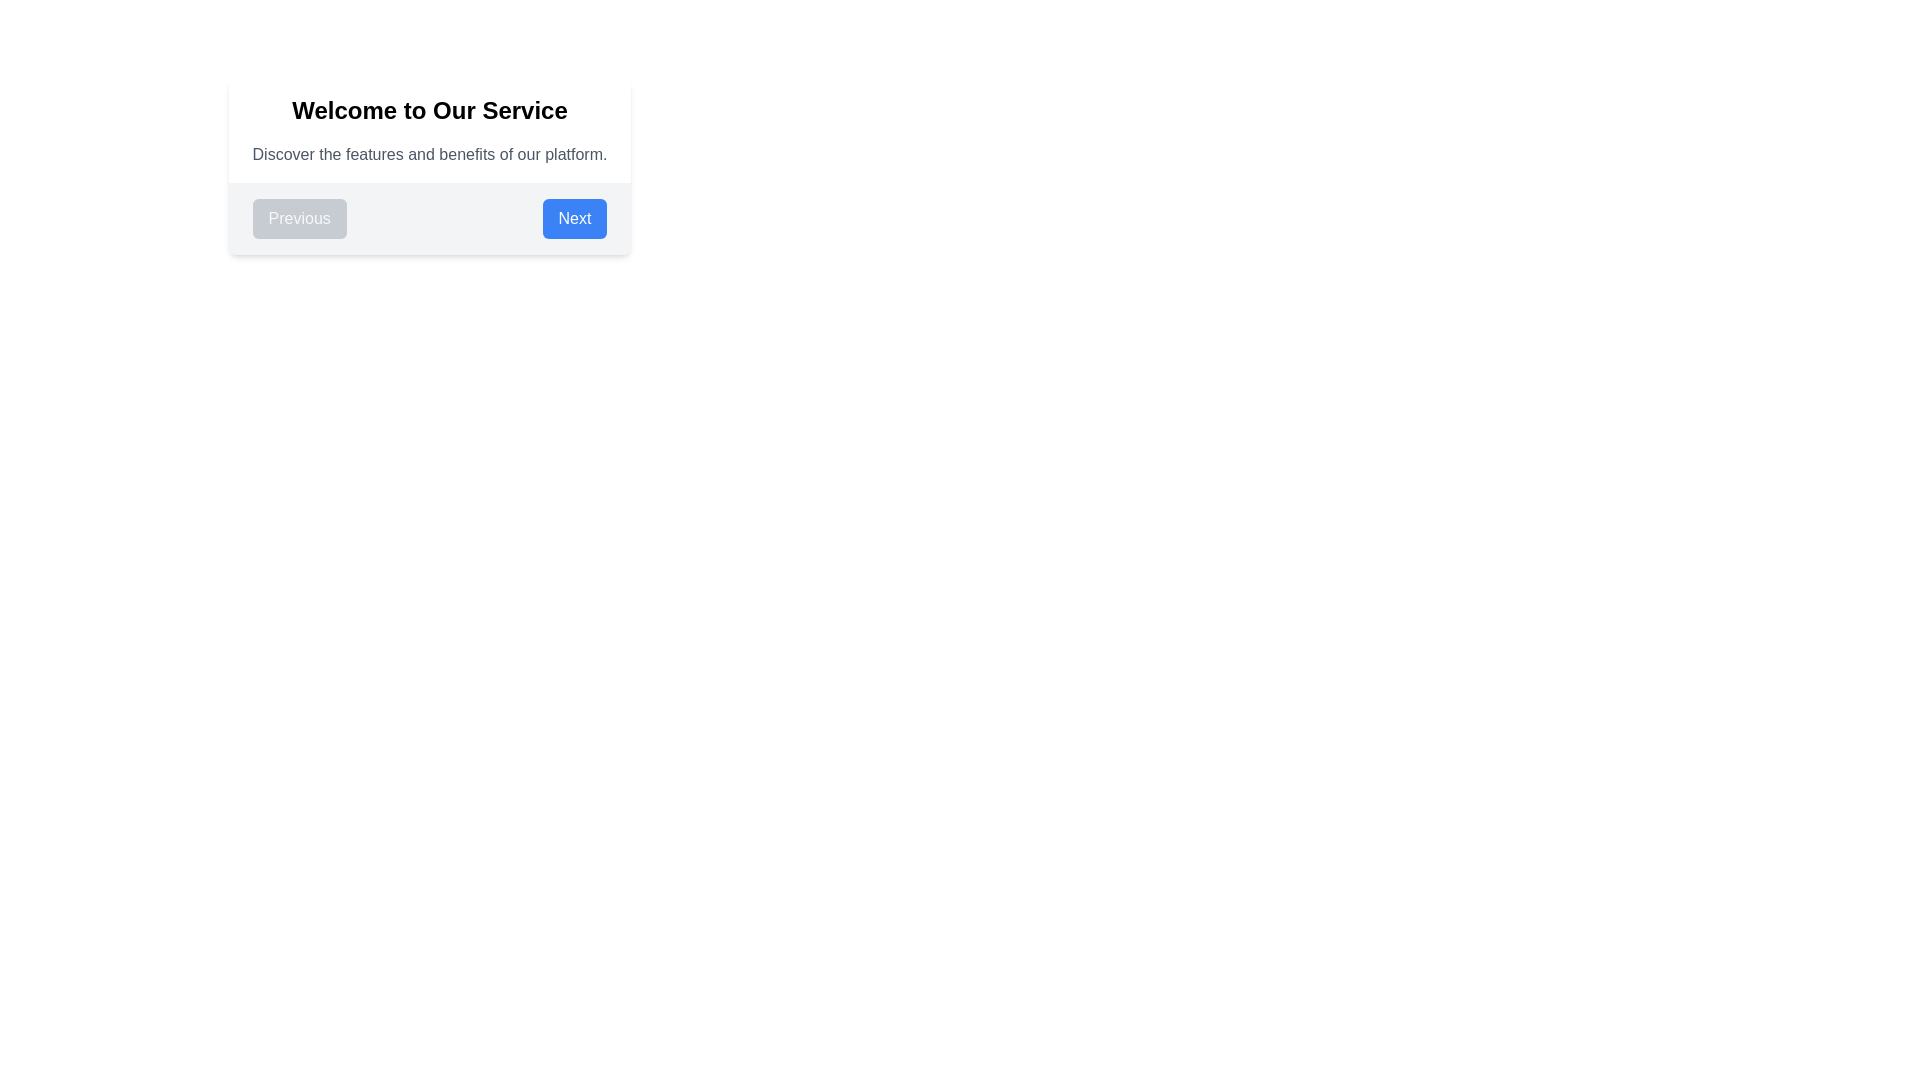 This screenshot has width=1920, height=1080. Describe the element at coordinates (574, 219) in the screenshot. I see `the blue 'Next' button with white text` at that location.